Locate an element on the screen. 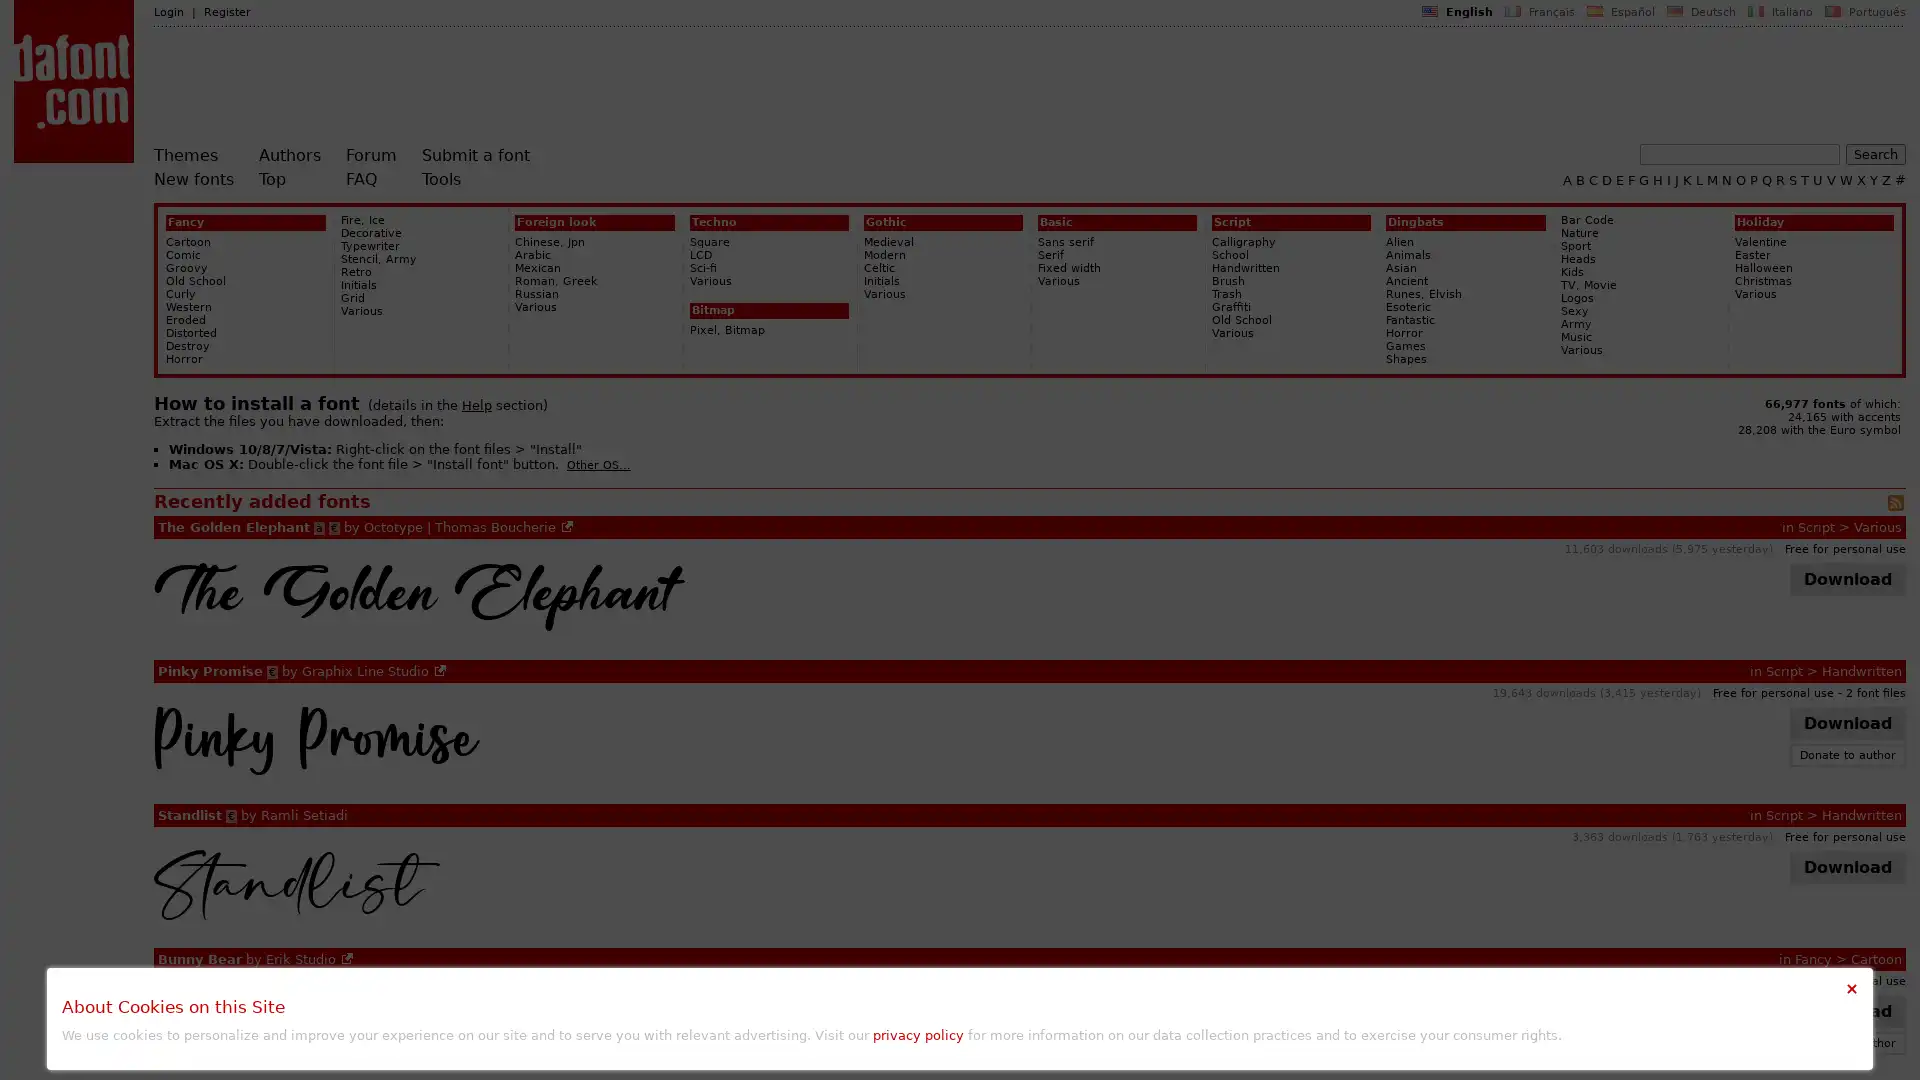 Image resolution: width=1920 pixels, height=1080 pixels. Search is located at coordinates (1875, 153).